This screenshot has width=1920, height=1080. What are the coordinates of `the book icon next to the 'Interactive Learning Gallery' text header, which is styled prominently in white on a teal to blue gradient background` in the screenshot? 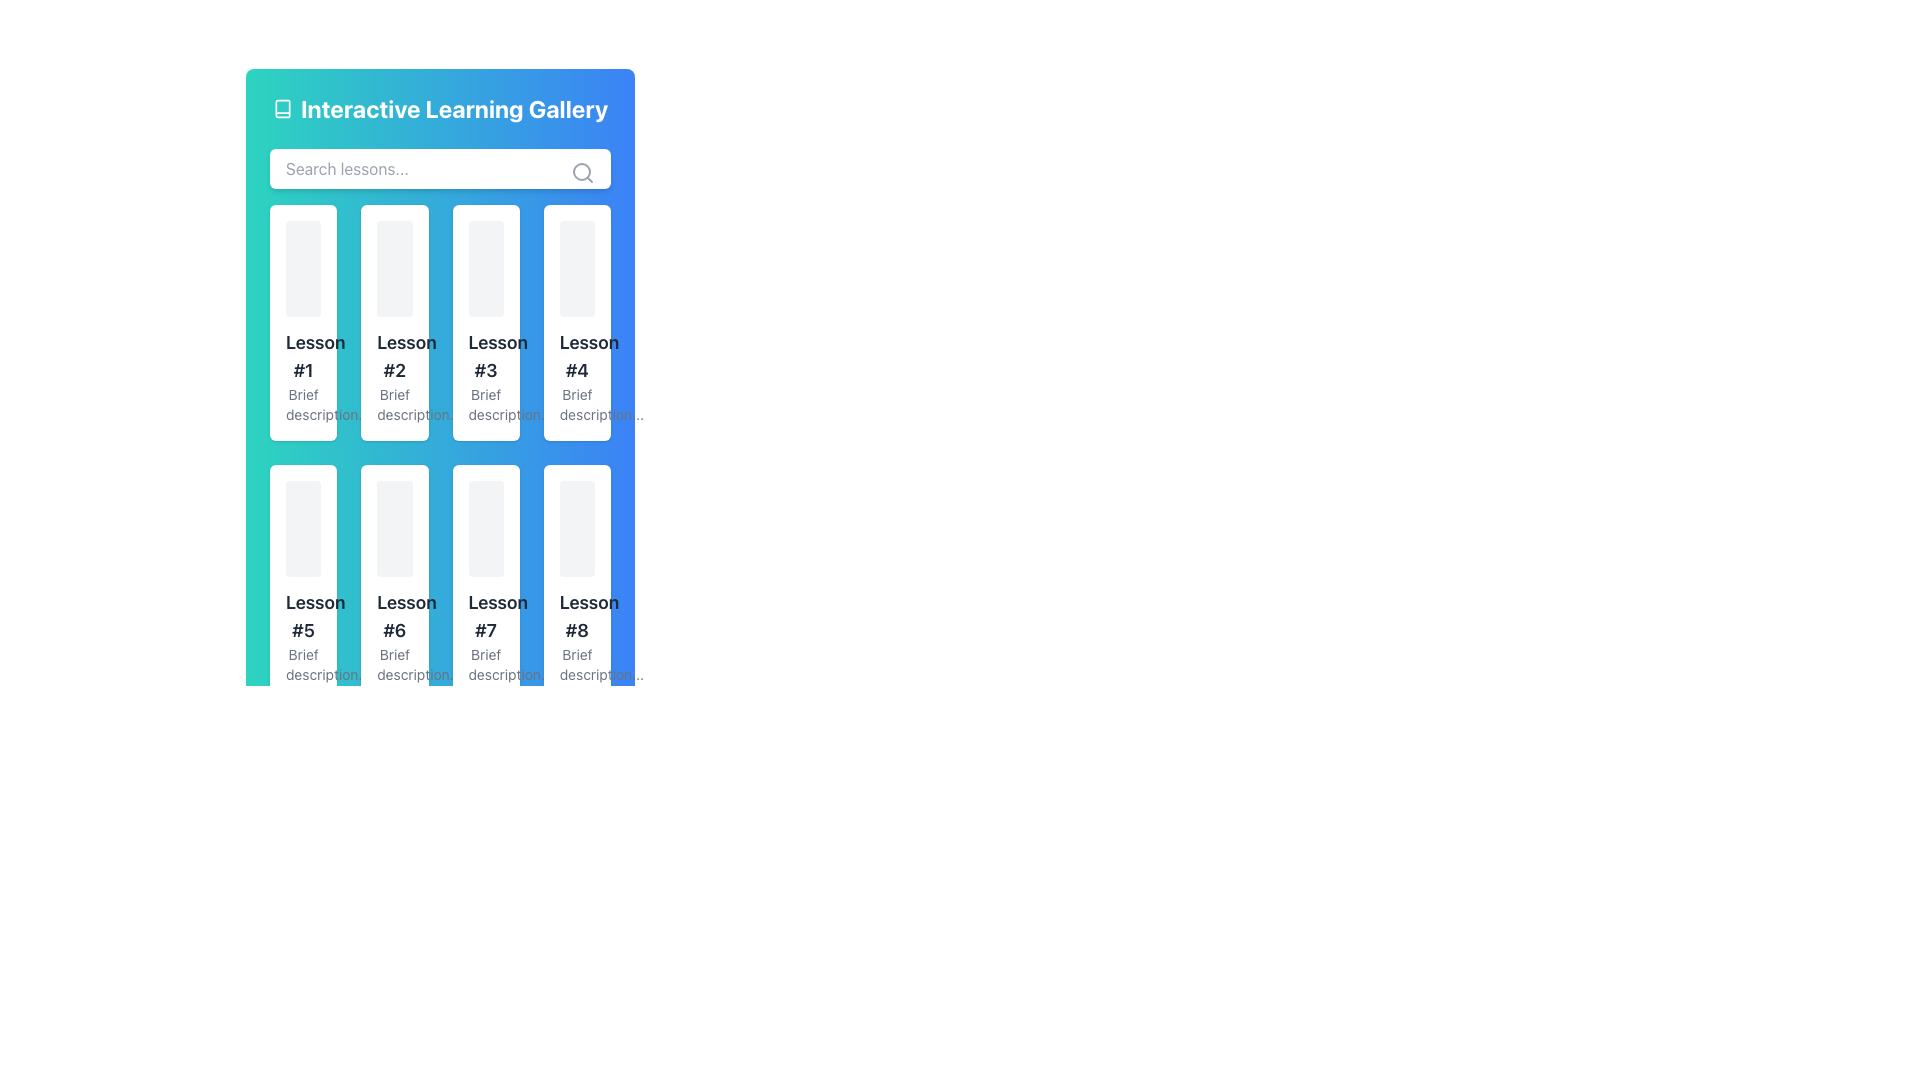 It's located at (439, 108).